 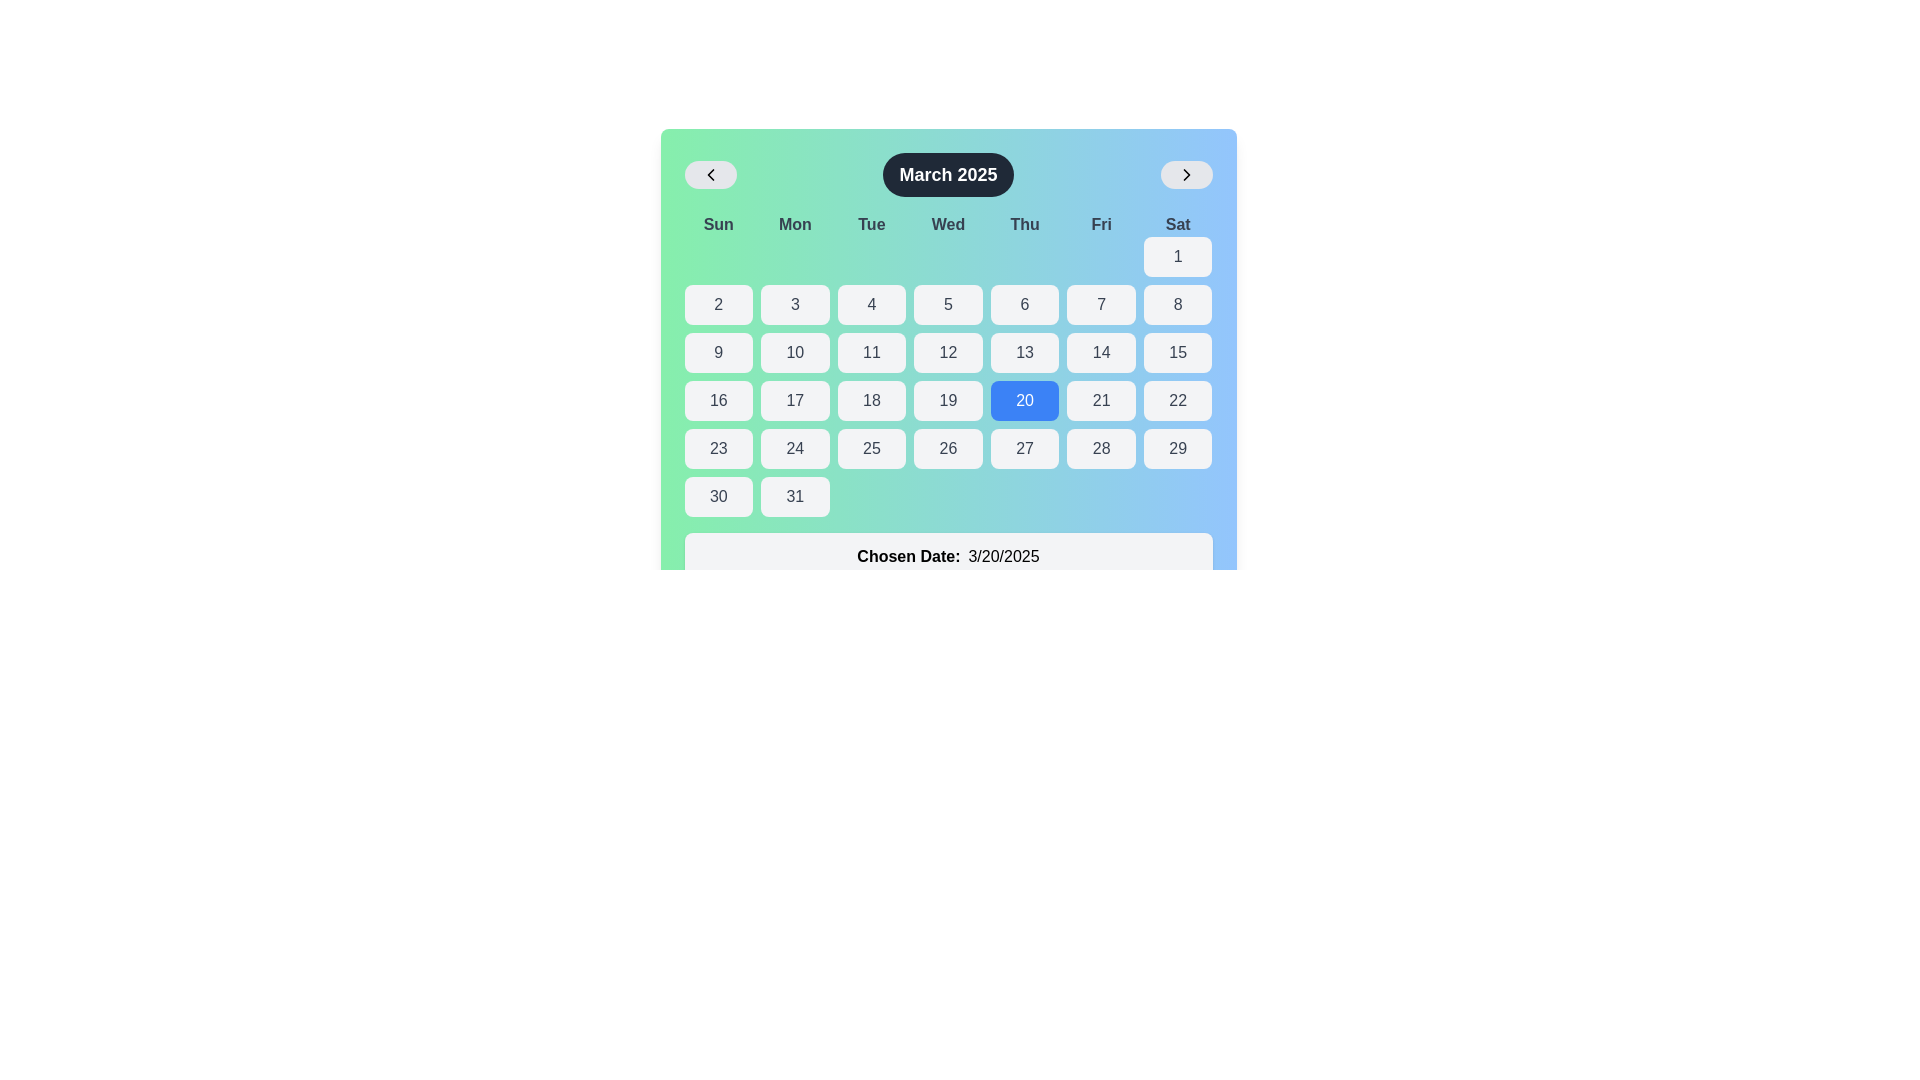 What do you see at coordinates (710, 173) in the screenshot?
I see `the button with an arrow icon located` at bounding box center [710, 173].